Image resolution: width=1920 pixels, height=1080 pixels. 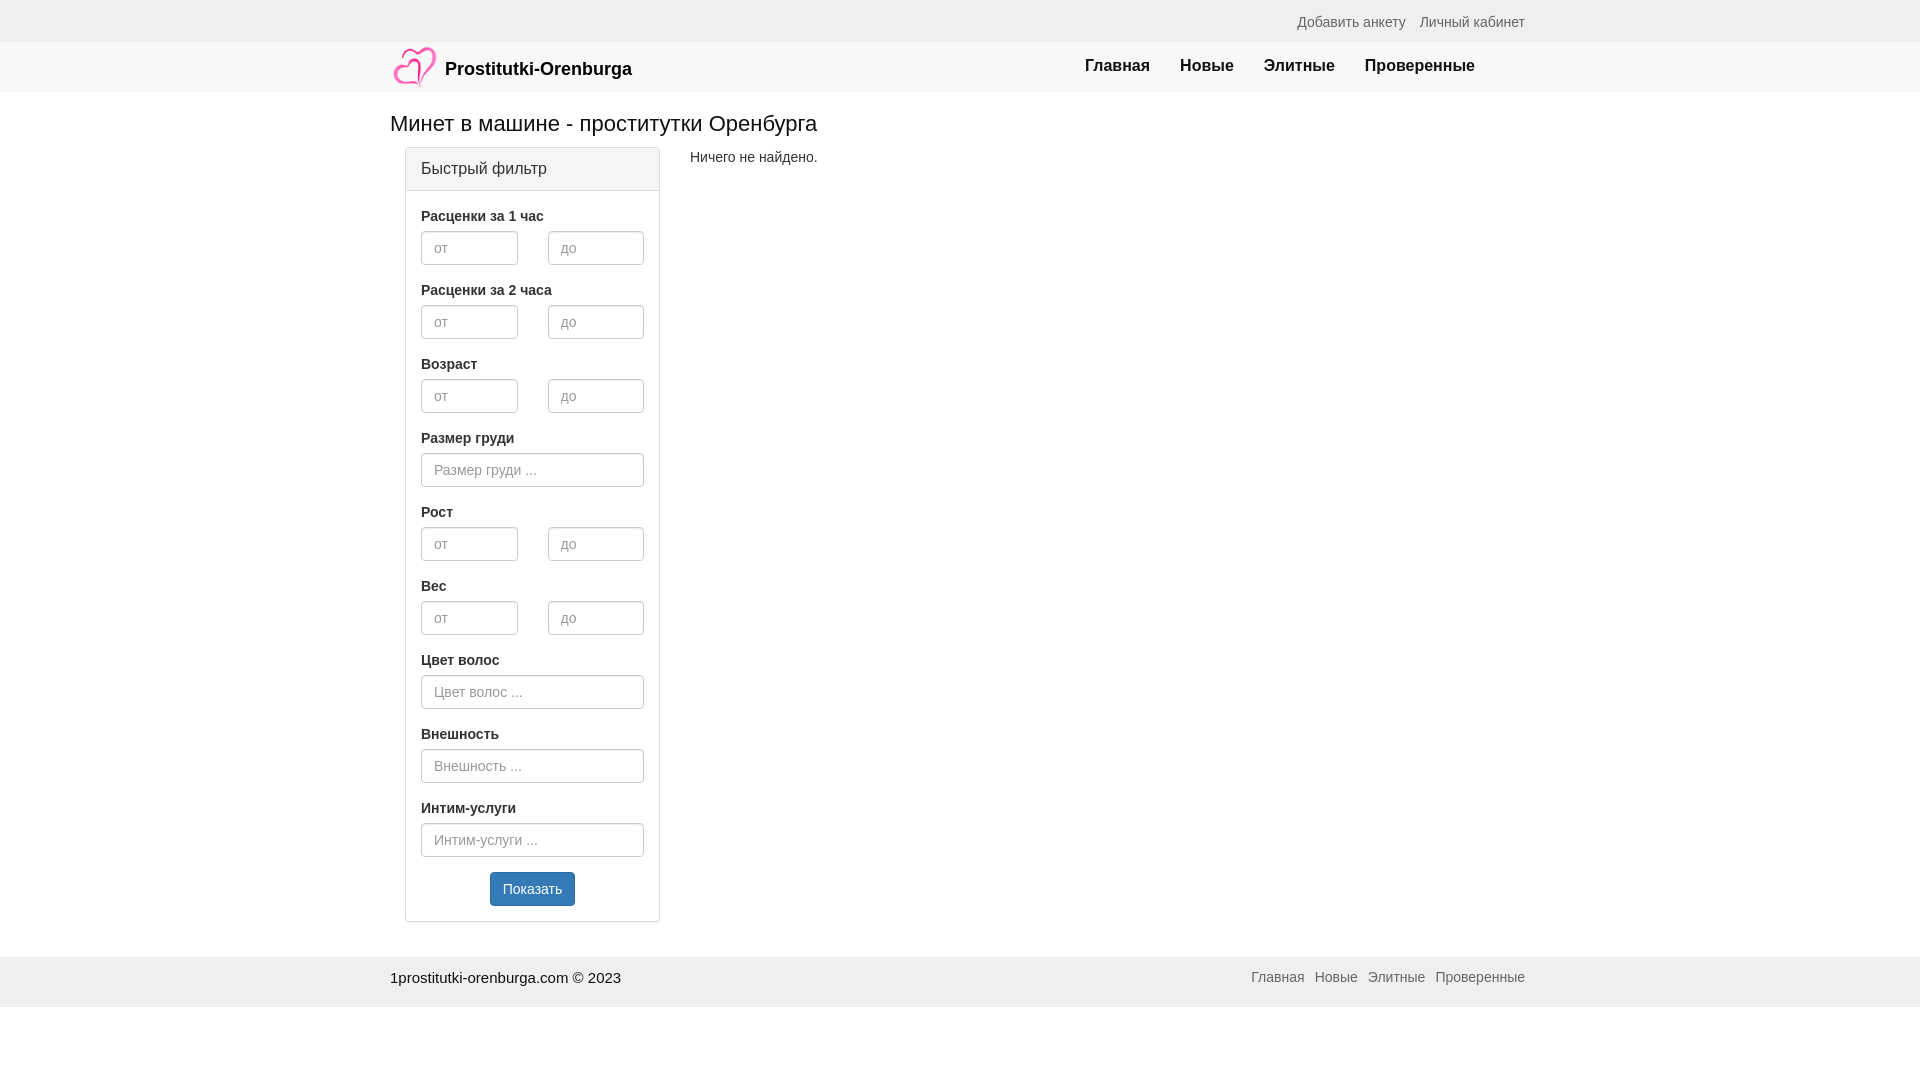 What do you see at coordinates (510, 56) in the screenshot?
I see `'Prostitutki-Orenburga'` at bounding box center [510, 56].